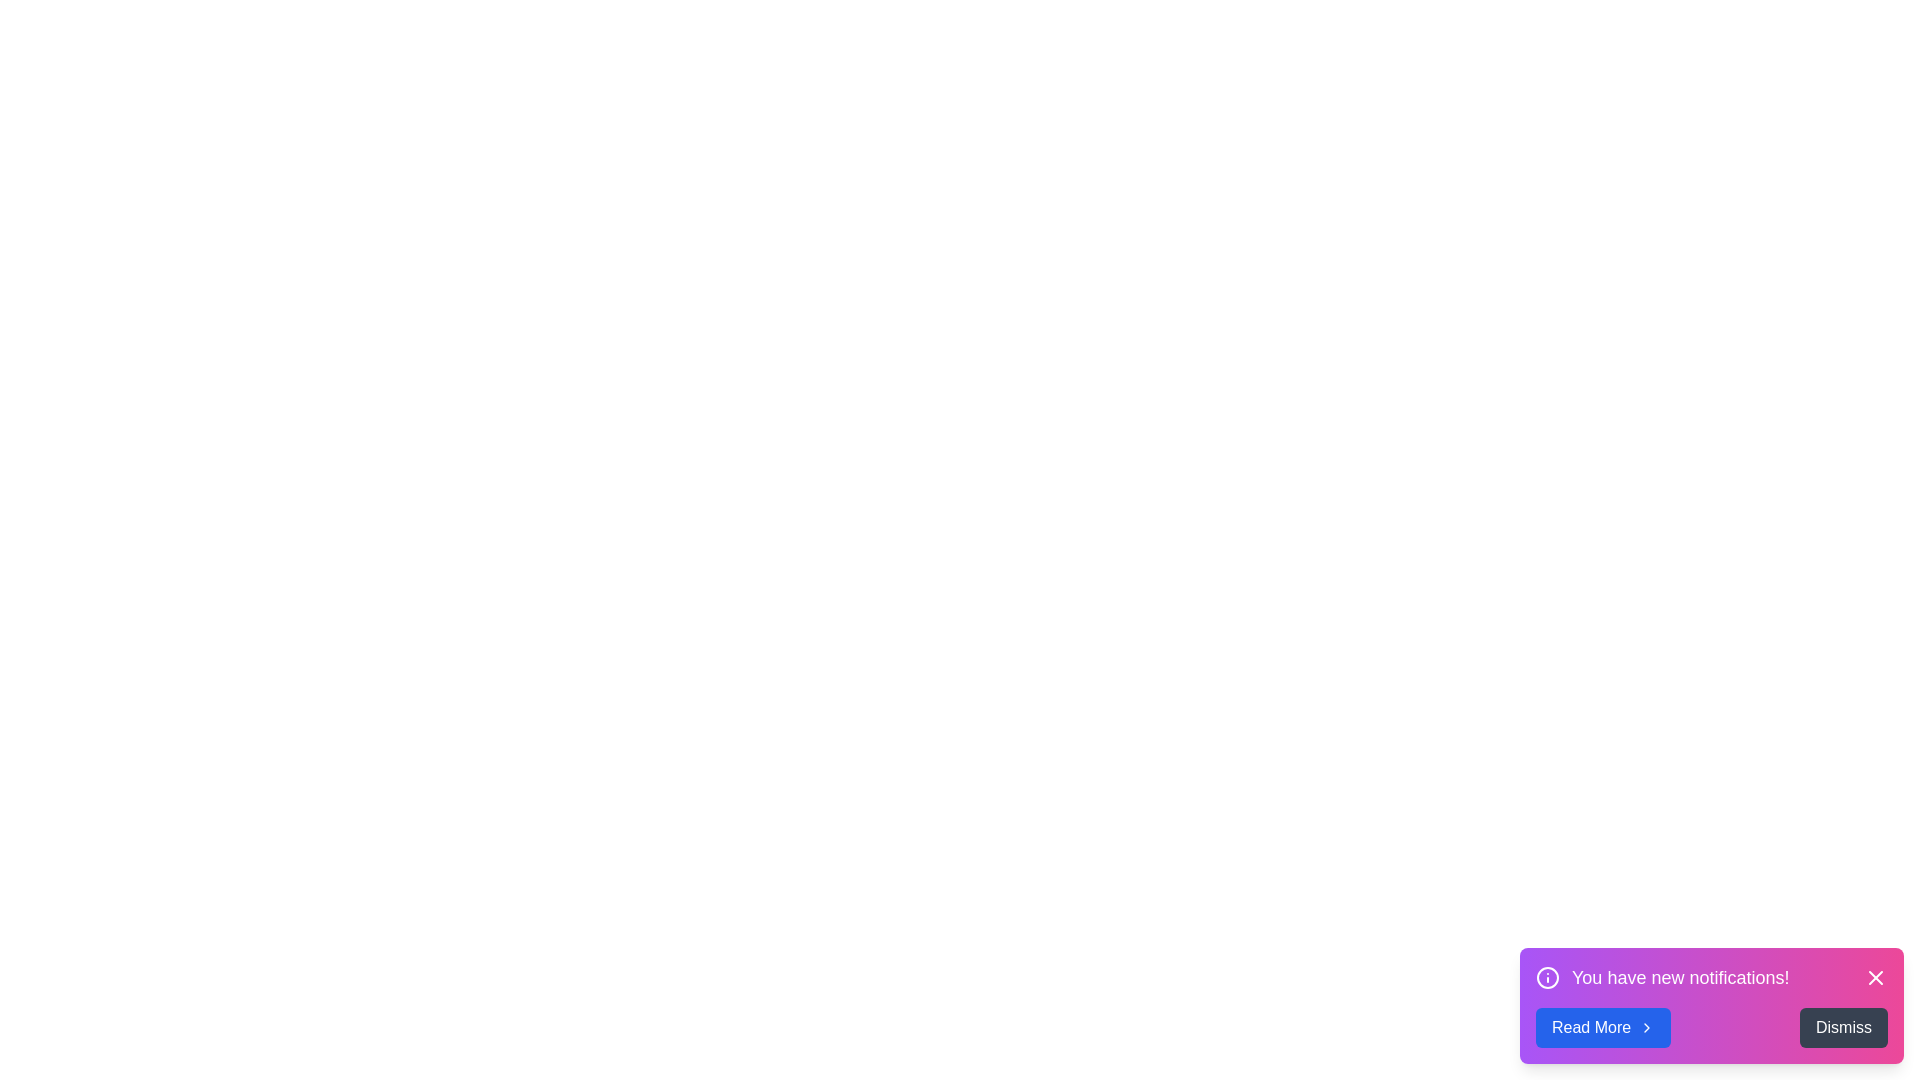 The image size is (1920, 1080). I want to click on the navigation icon located to the right of the 'Read More' button to indicate more information or next action, so click(1647, 1028).